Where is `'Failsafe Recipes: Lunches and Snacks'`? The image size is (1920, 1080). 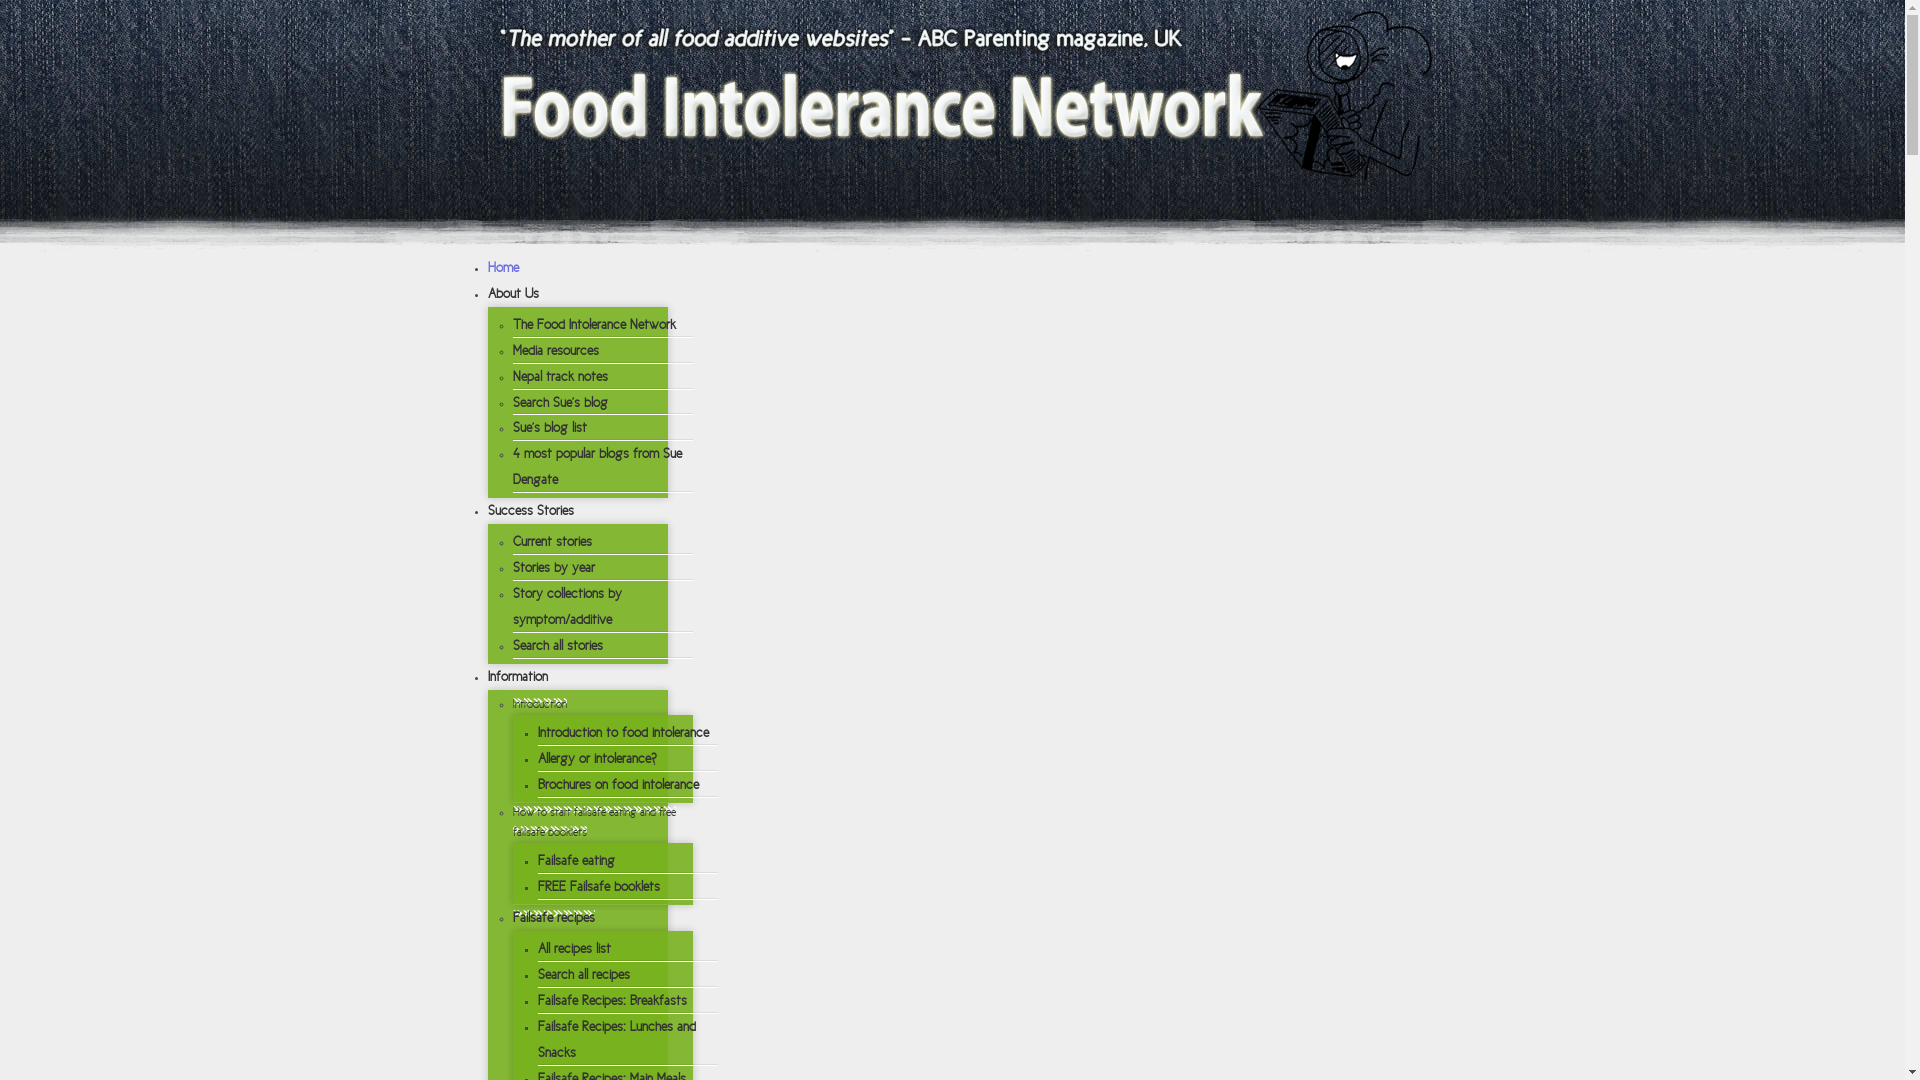
'Failsafe Recipes: Lunches and Snacks' is located at coordinates (616, 1038).